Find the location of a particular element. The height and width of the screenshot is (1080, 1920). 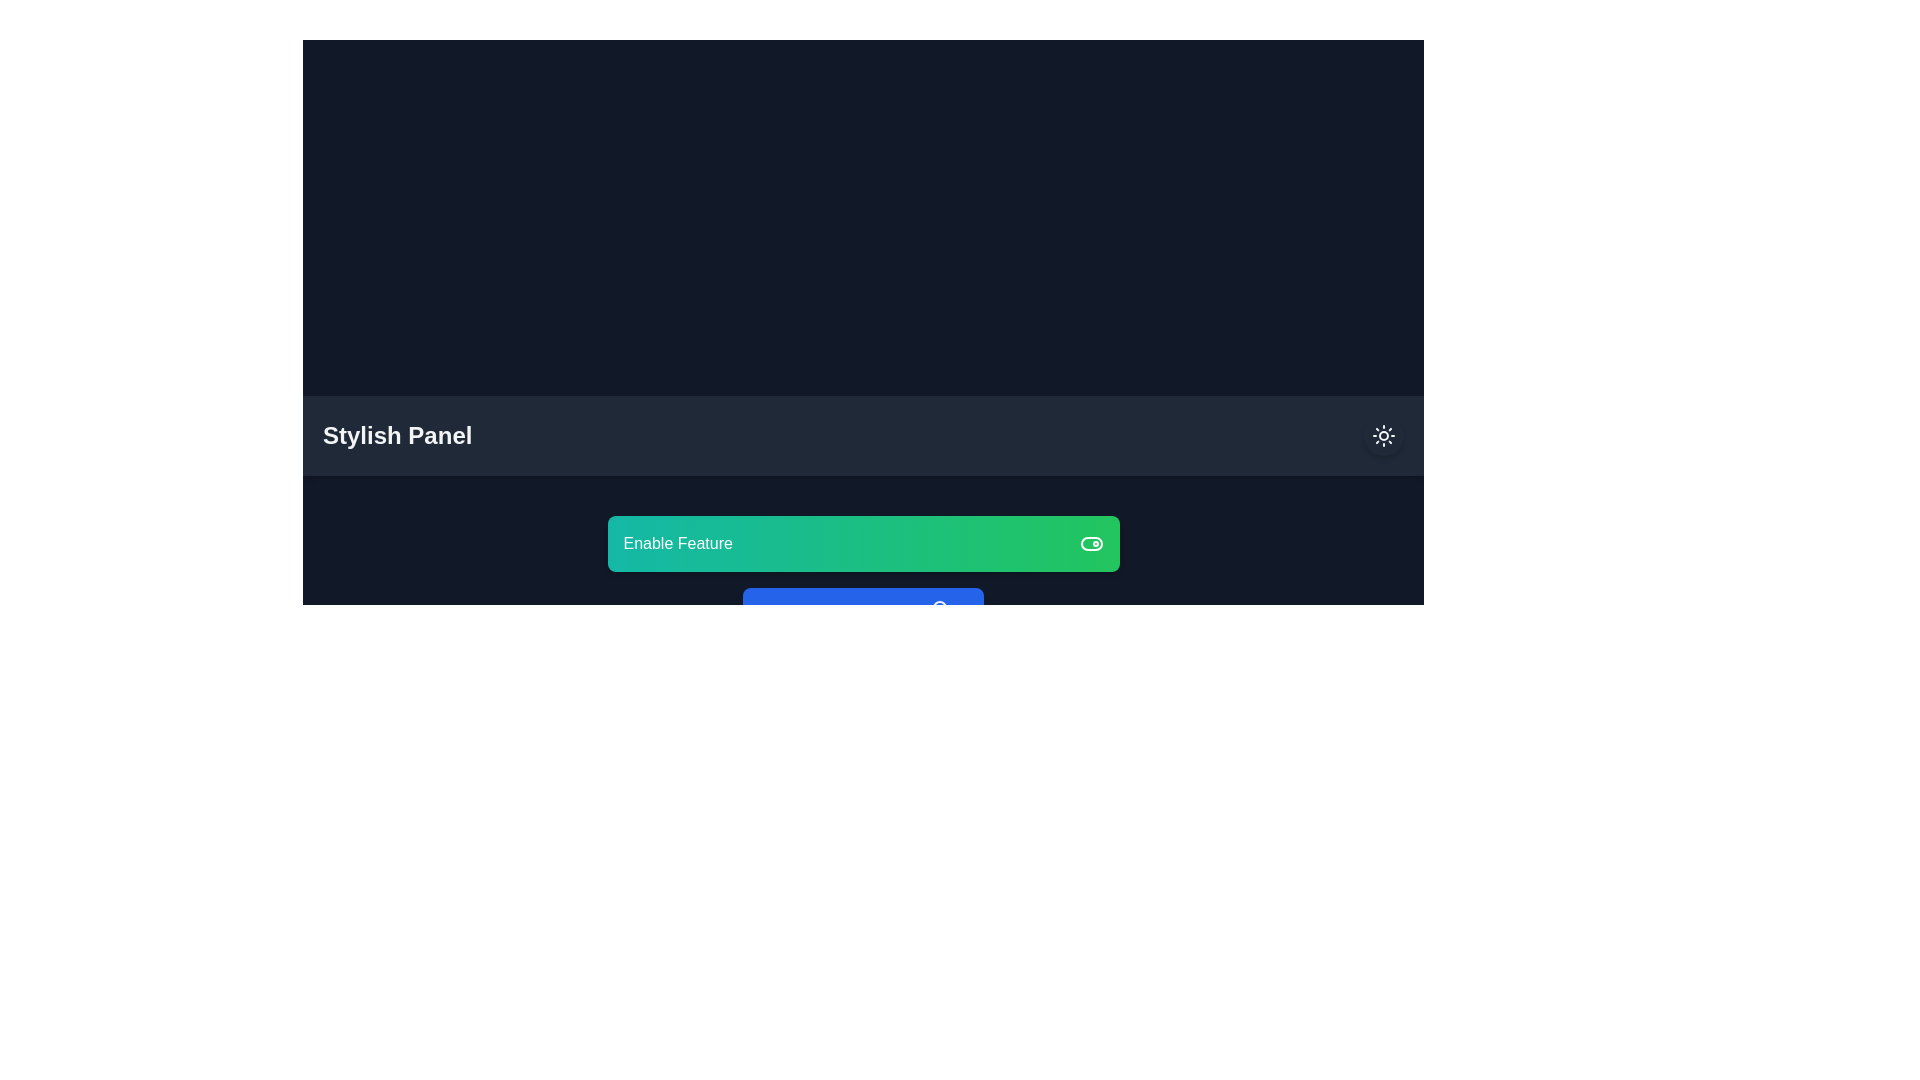

the Stylish Panel, which features the title 'Stylish Panel' on the left and a circular button on the right is located at coordinates (863, 434).